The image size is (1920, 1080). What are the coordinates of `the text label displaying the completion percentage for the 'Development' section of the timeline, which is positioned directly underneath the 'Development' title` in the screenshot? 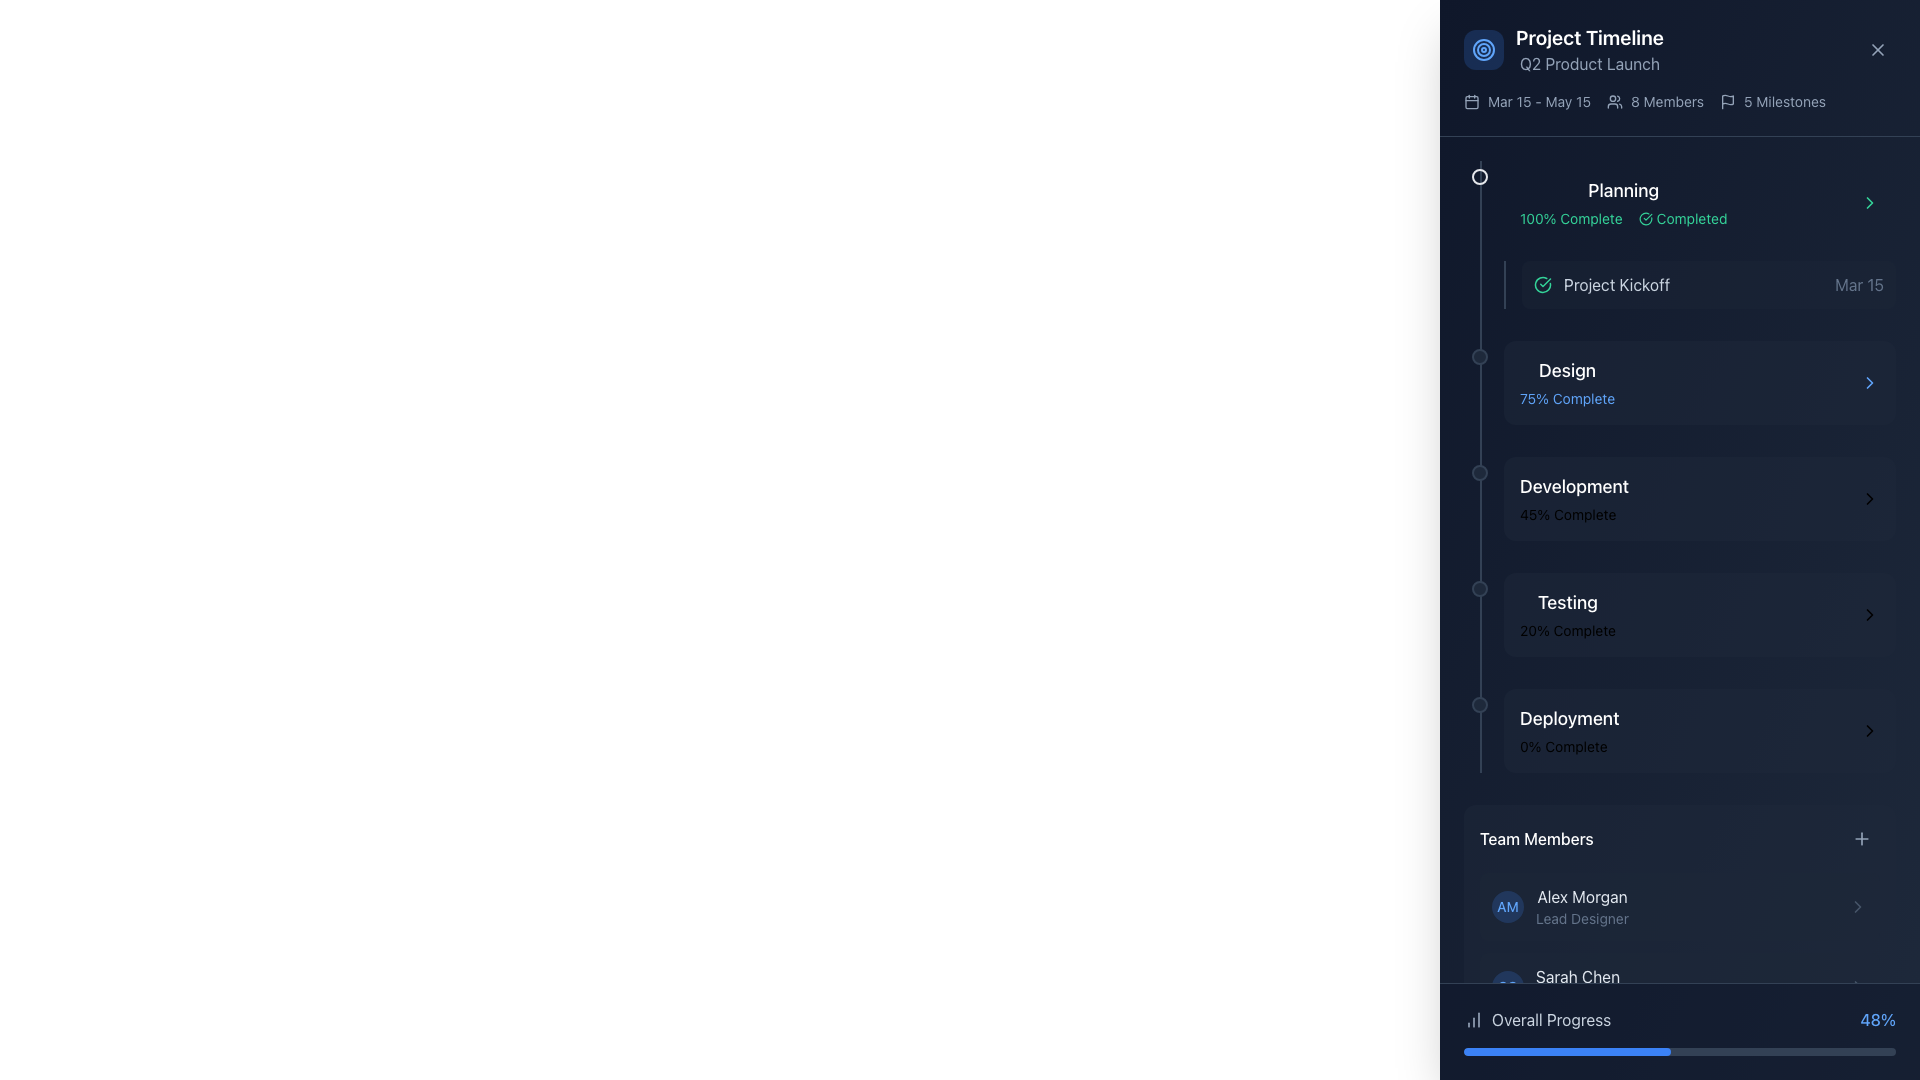 It's located at (1573, 514).